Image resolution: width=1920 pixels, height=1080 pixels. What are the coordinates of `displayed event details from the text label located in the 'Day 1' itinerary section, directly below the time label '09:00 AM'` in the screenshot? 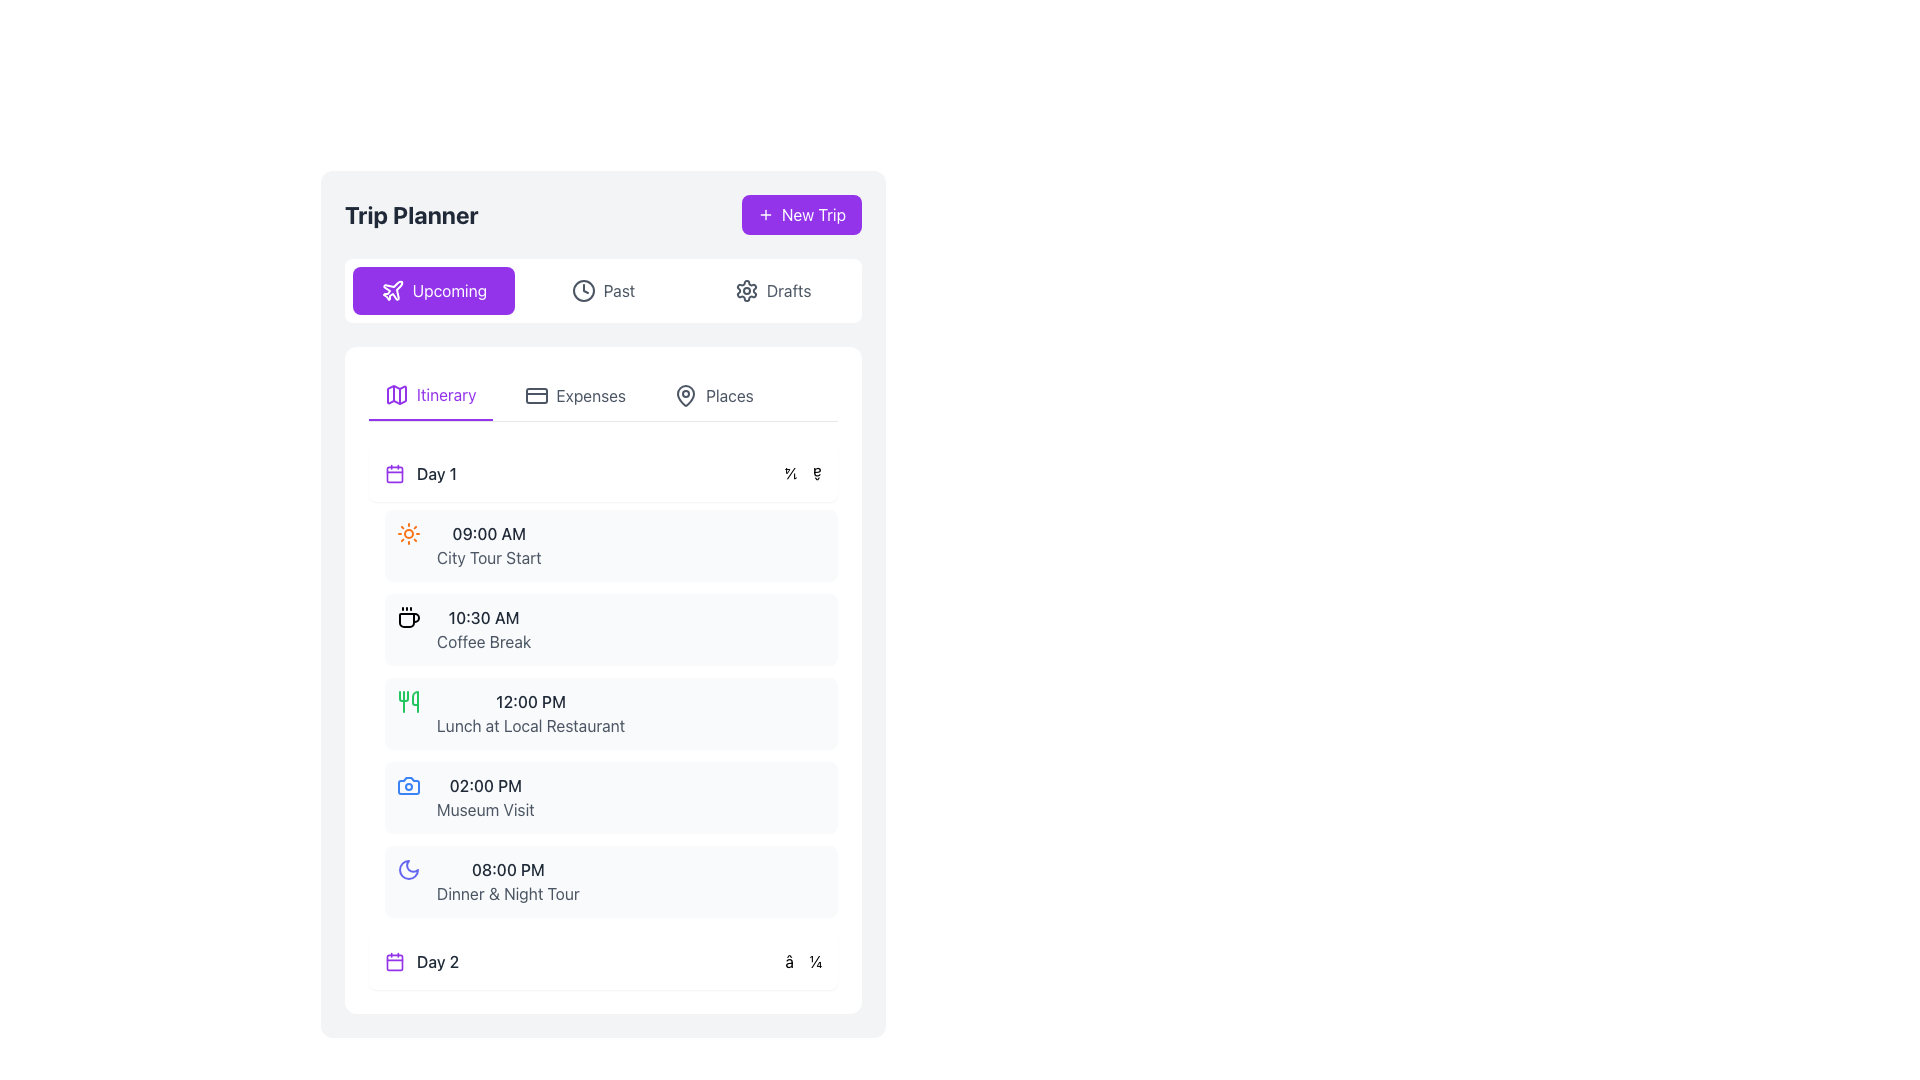 It's located at (489, 558).